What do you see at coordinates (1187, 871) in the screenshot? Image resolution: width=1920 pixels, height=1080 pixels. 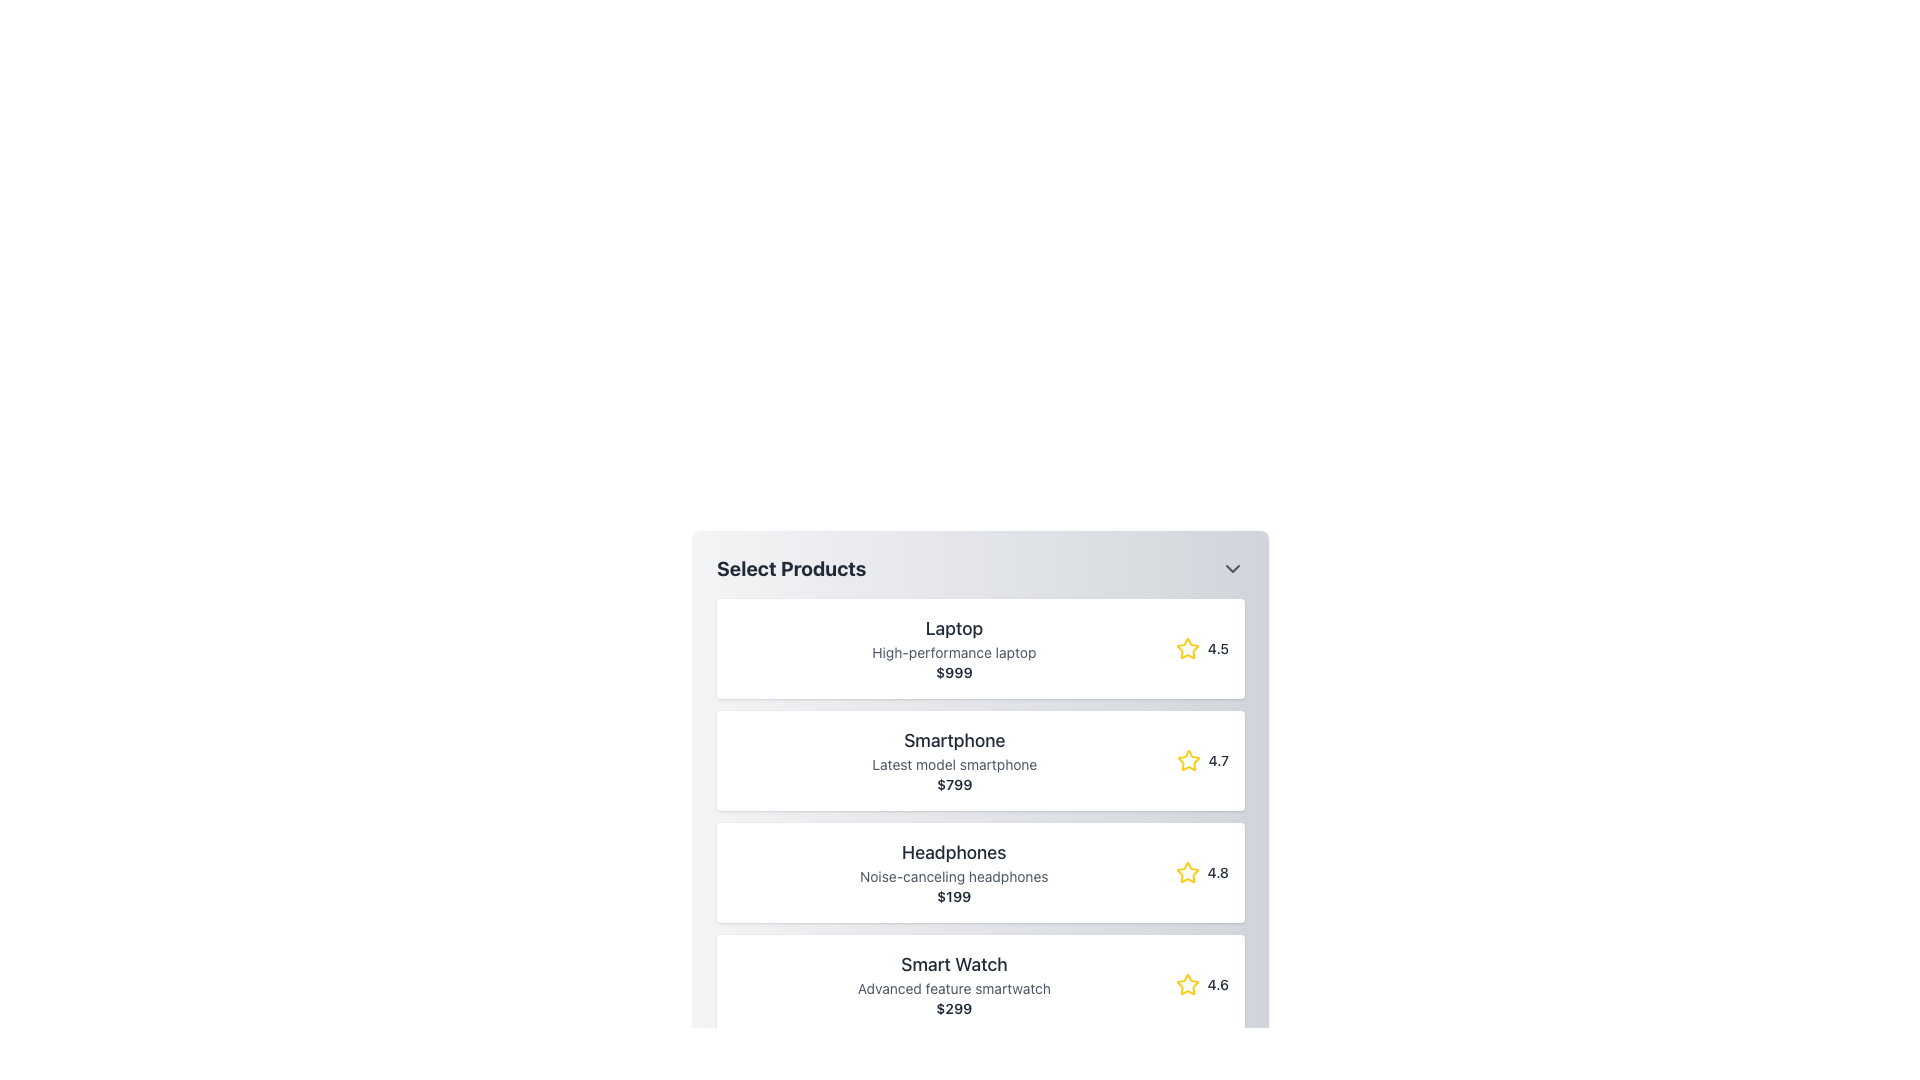 I see `the star-shaped icon used for rating the 'Headphones' product, located on the rightmost part of its respective row` at bounding box center [1187, 871].